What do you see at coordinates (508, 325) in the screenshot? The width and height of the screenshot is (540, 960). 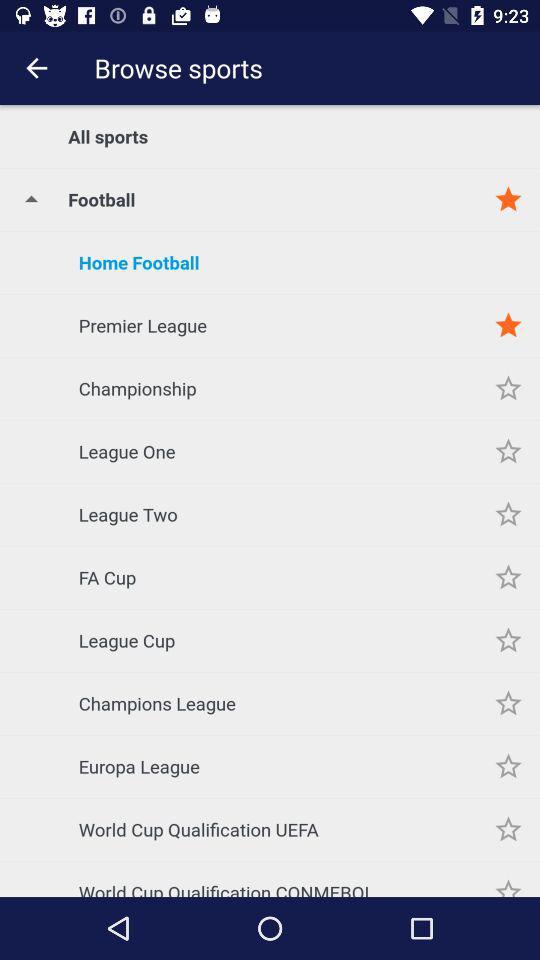 I see `this sport` at bounding box center [508, 325].